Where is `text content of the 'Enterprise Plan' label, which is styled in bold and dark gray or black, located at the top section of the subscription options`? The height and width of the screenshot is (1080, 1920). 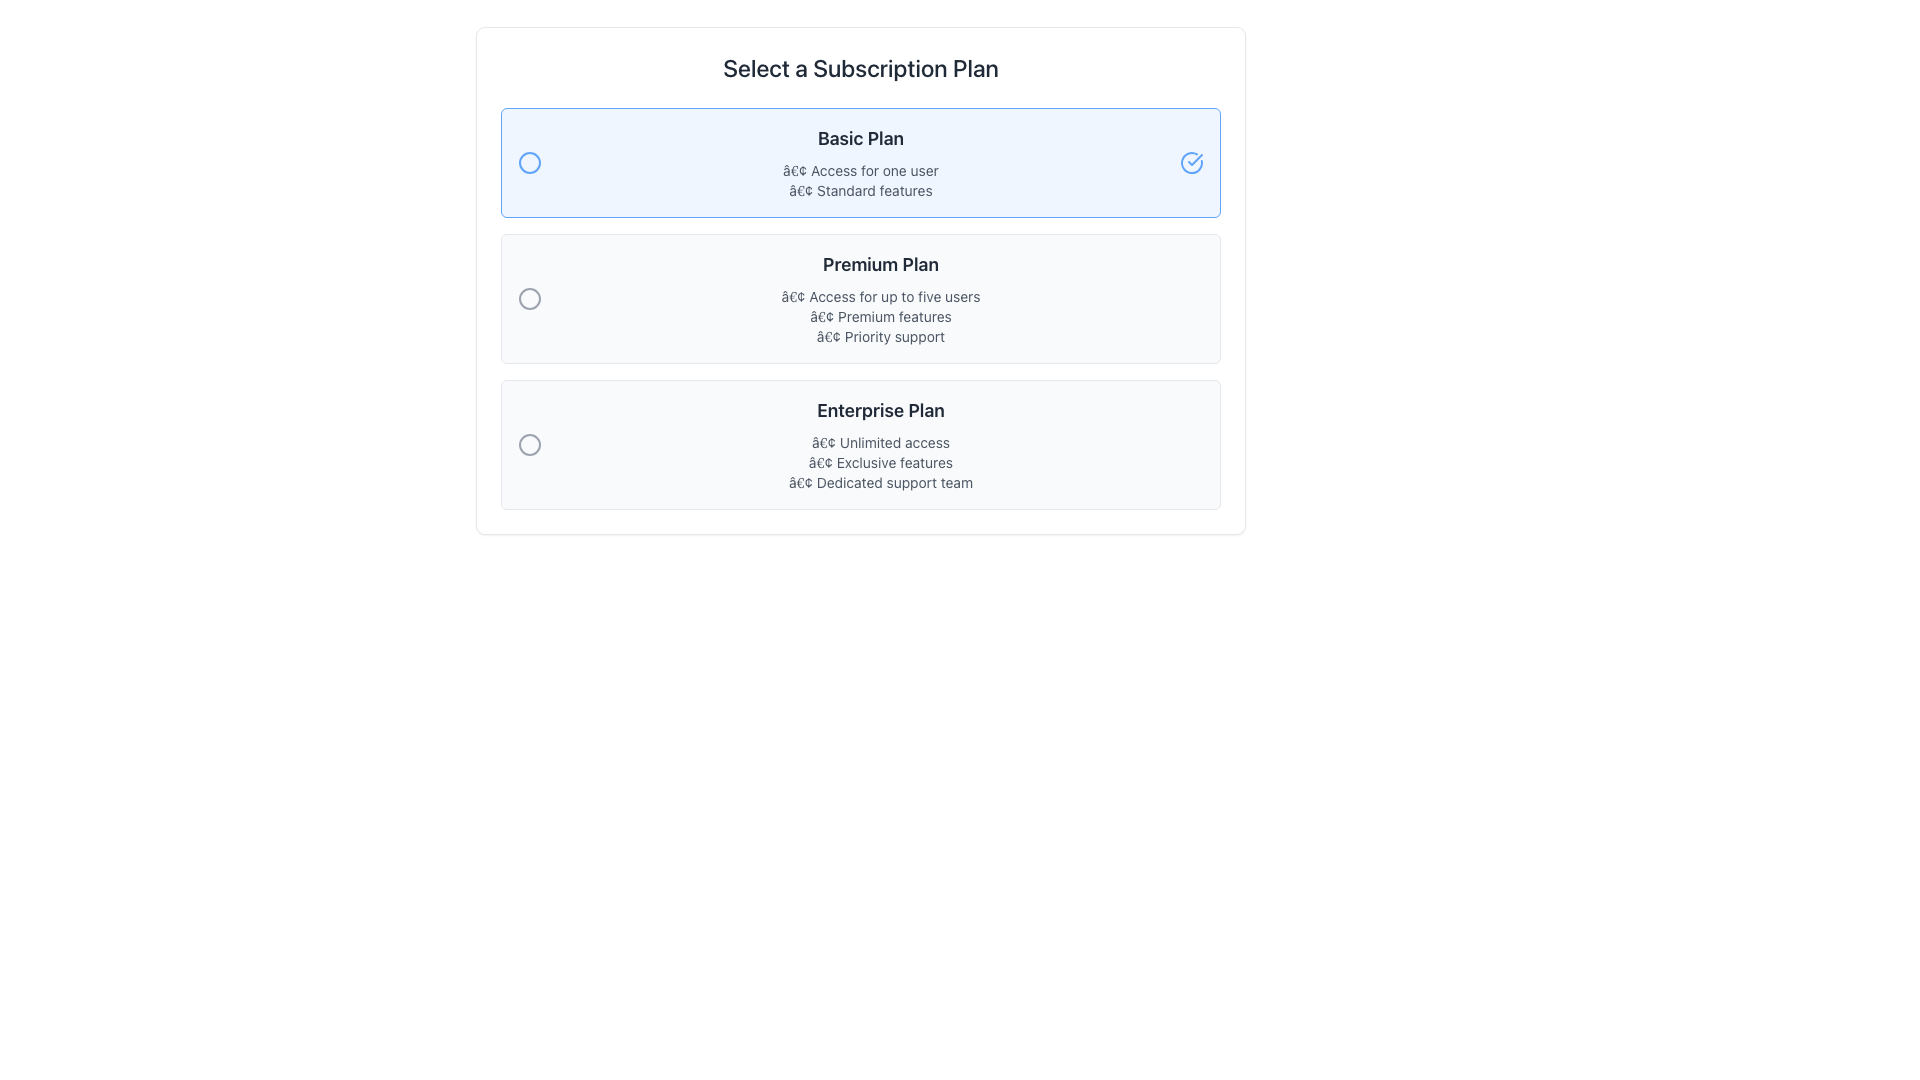 text content of the 'Enterprise Plan' label, which is styled in bold and dark gray or black, located at the top section of the subscription options is located at coordinates (880, 410).